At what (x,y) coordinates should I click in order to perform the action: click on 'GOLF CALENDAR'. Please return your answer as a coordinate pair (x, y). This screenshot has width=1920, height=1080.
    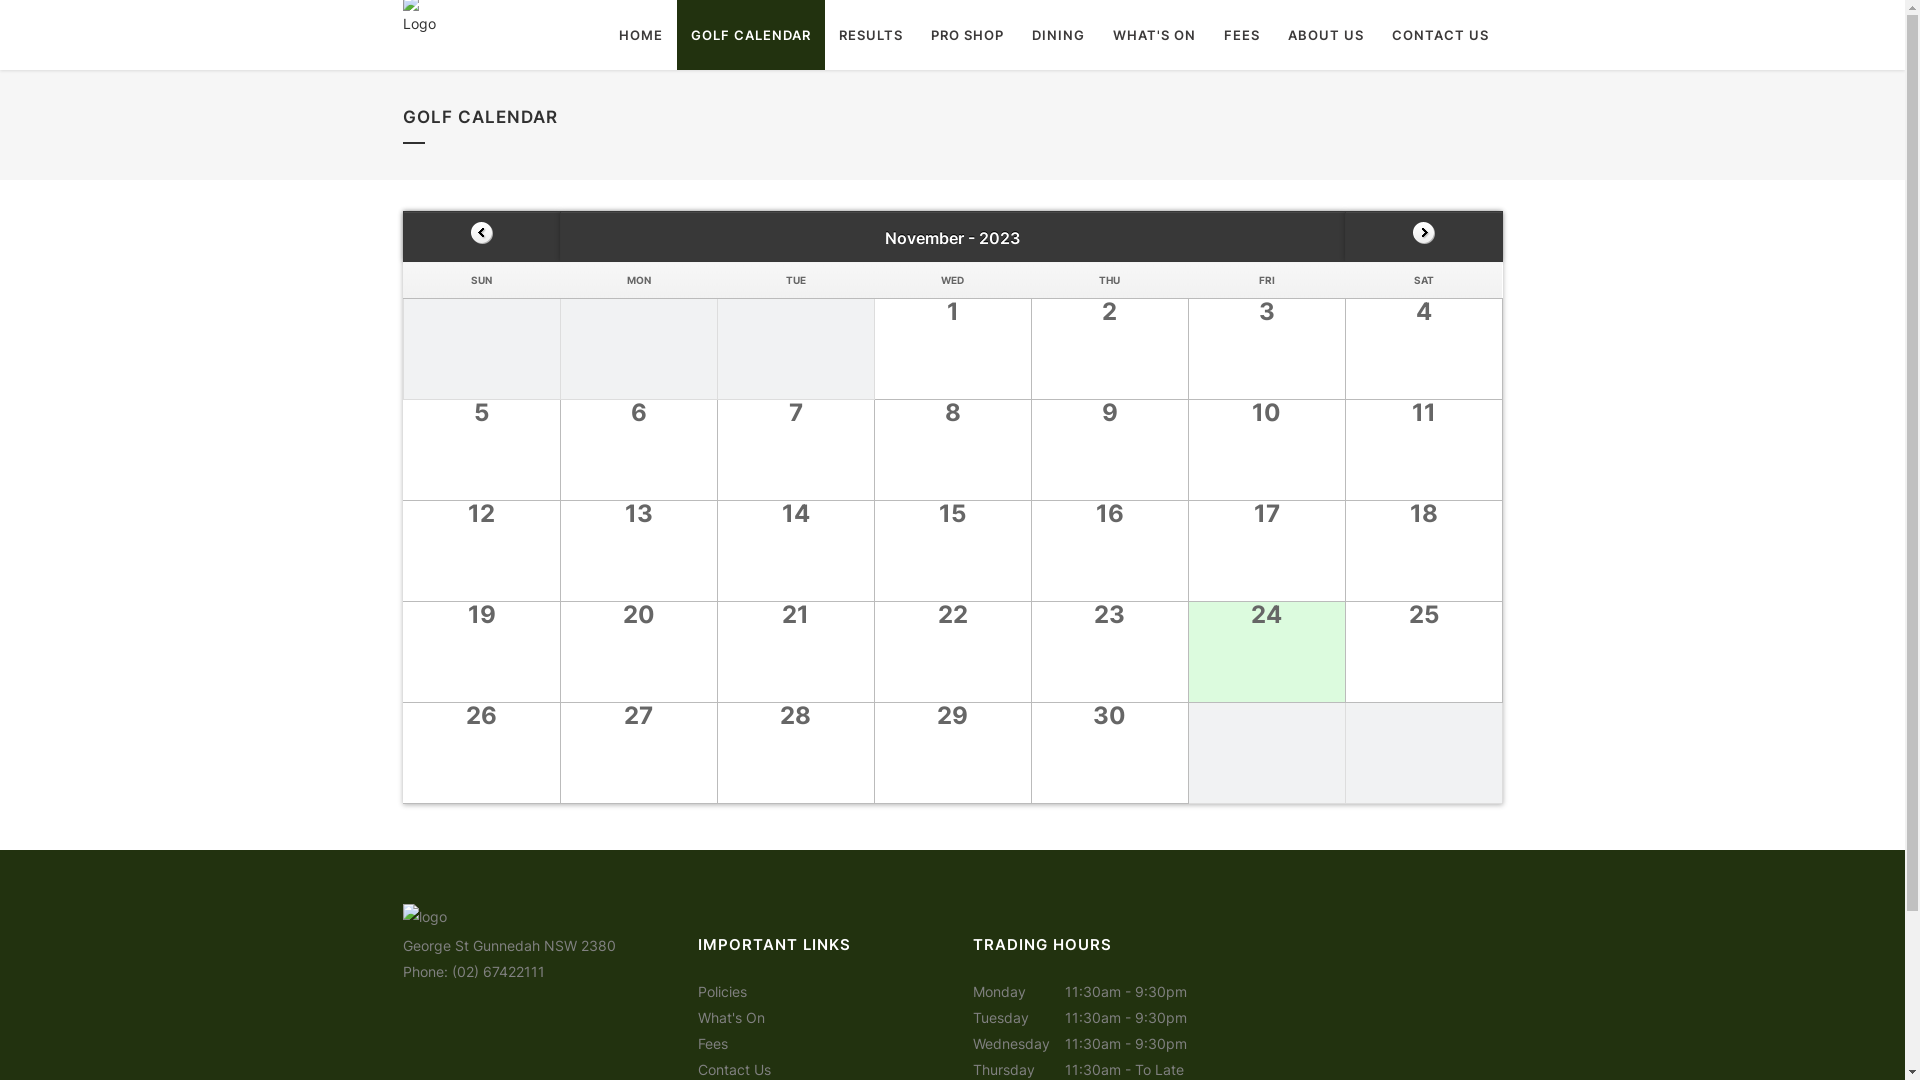
    Looking at the image, I should click on (748, 34).